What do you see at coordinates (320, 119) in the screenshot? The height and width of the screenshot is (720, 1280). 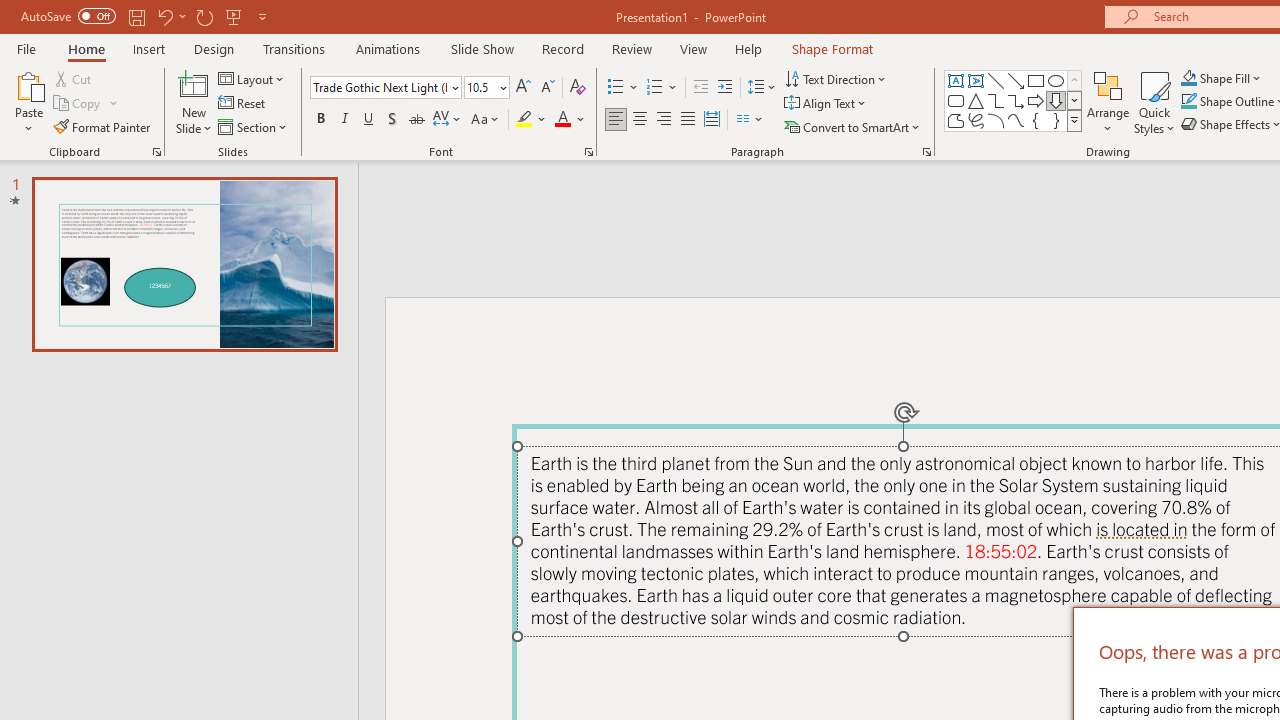 I see `'Bold'` at bounding box center [320, 119].